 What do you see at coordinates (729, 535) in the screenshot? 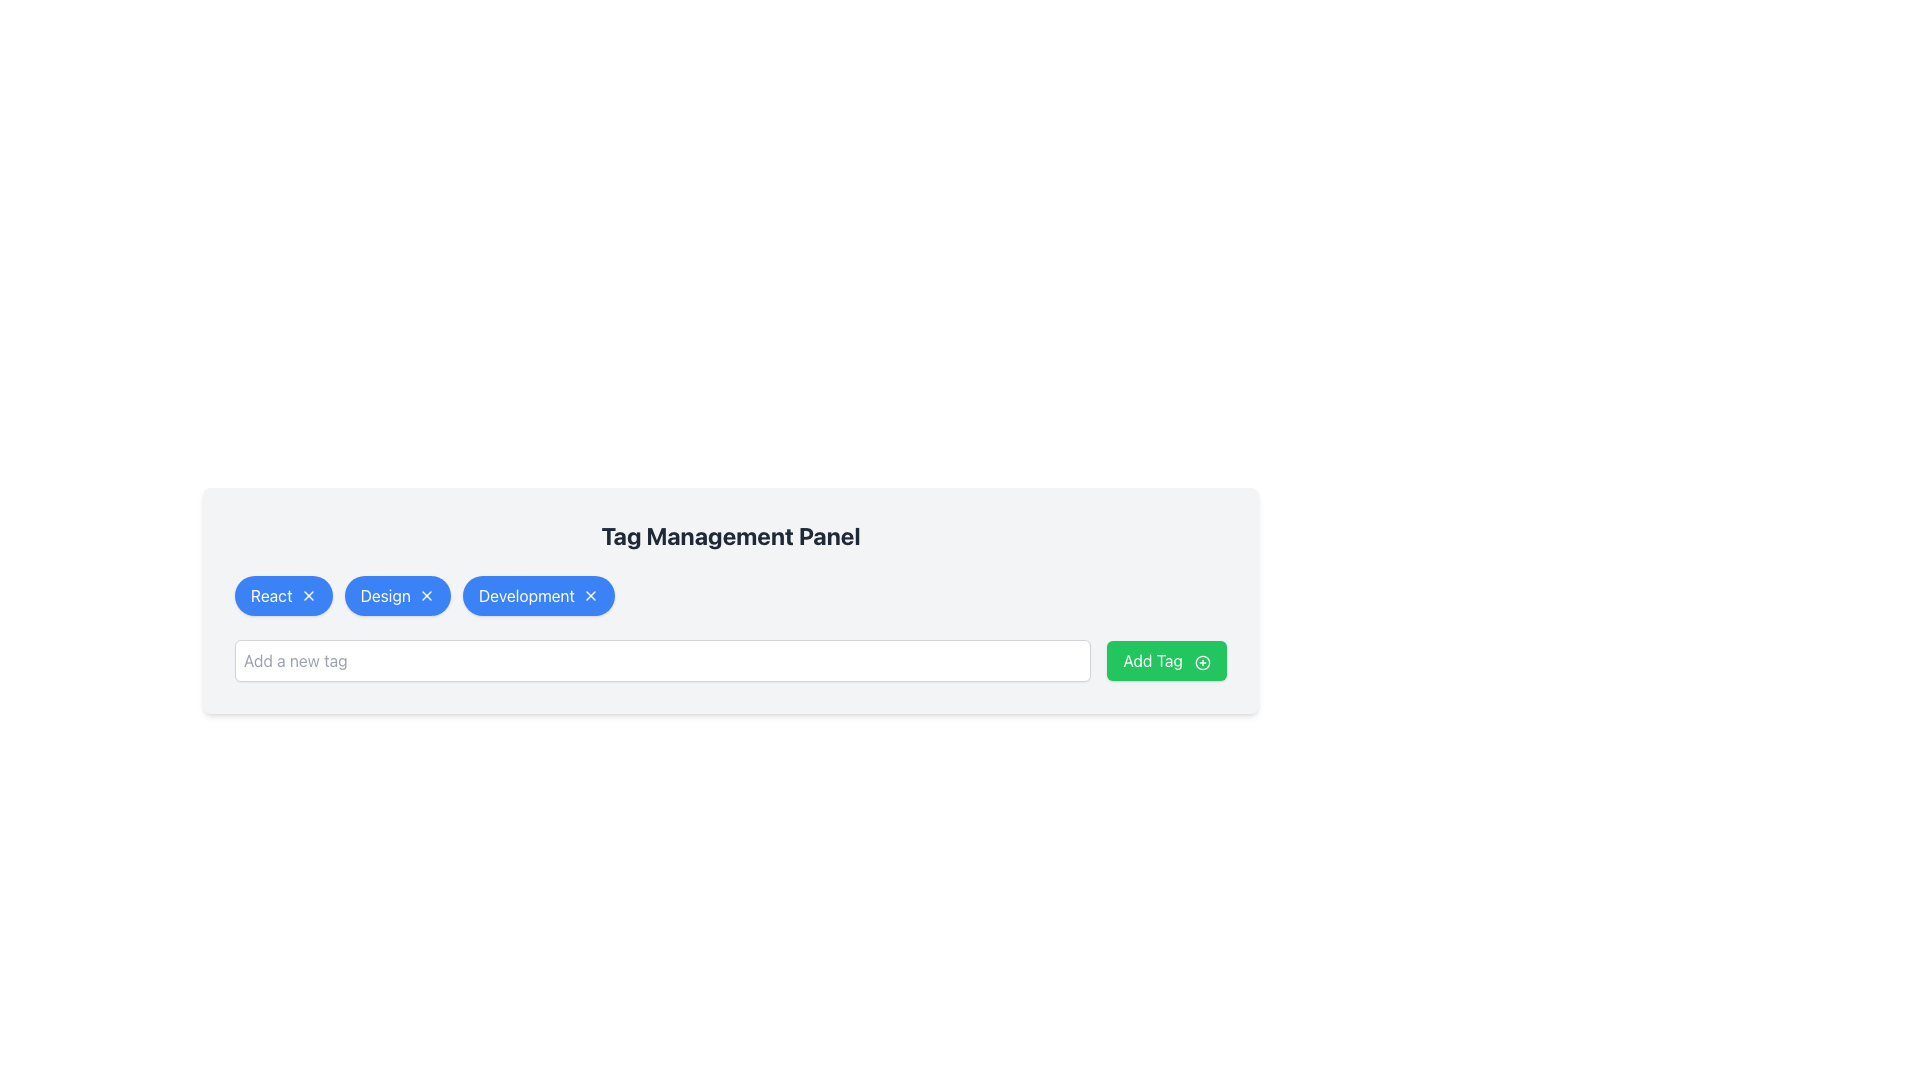
I see `the heading element with the text 'Tag Management Panel', which is prominently styled in bold dark gray and positioned centrally above the tags and input box` at bounding box center [729, 535].